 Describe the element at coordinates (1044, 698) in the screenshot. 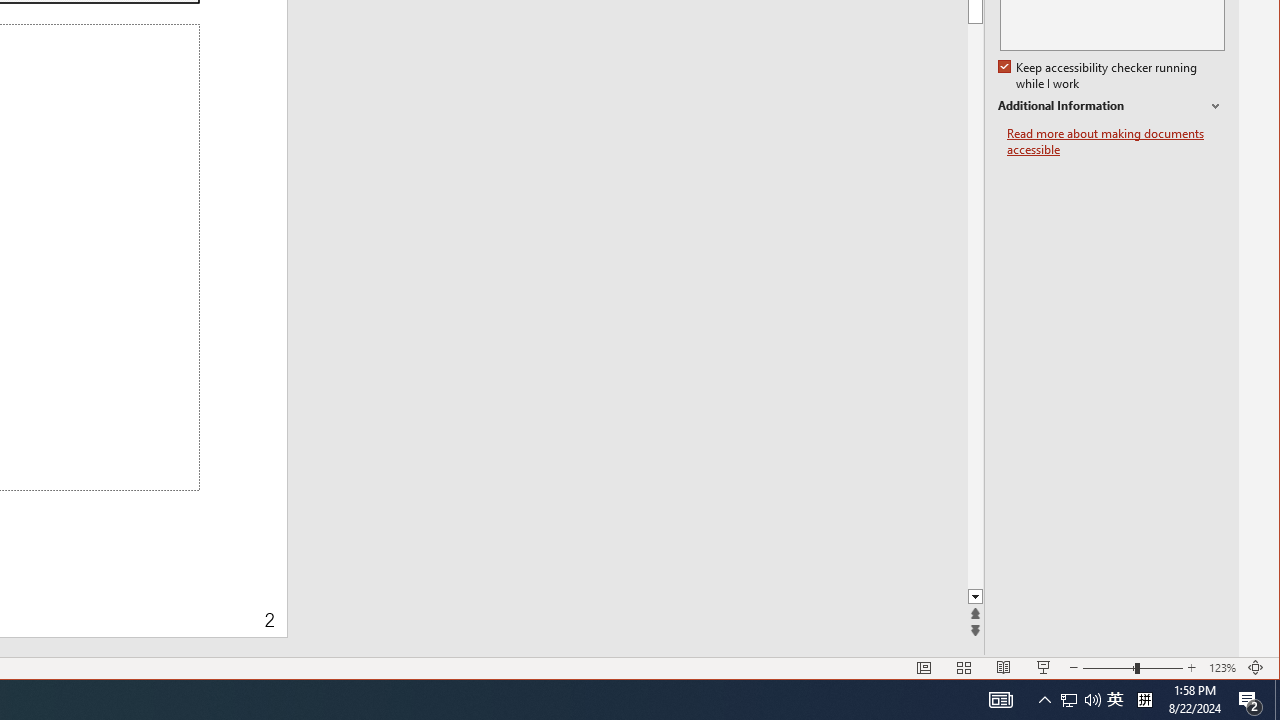

I see `'Notification Chevron'` at that location.